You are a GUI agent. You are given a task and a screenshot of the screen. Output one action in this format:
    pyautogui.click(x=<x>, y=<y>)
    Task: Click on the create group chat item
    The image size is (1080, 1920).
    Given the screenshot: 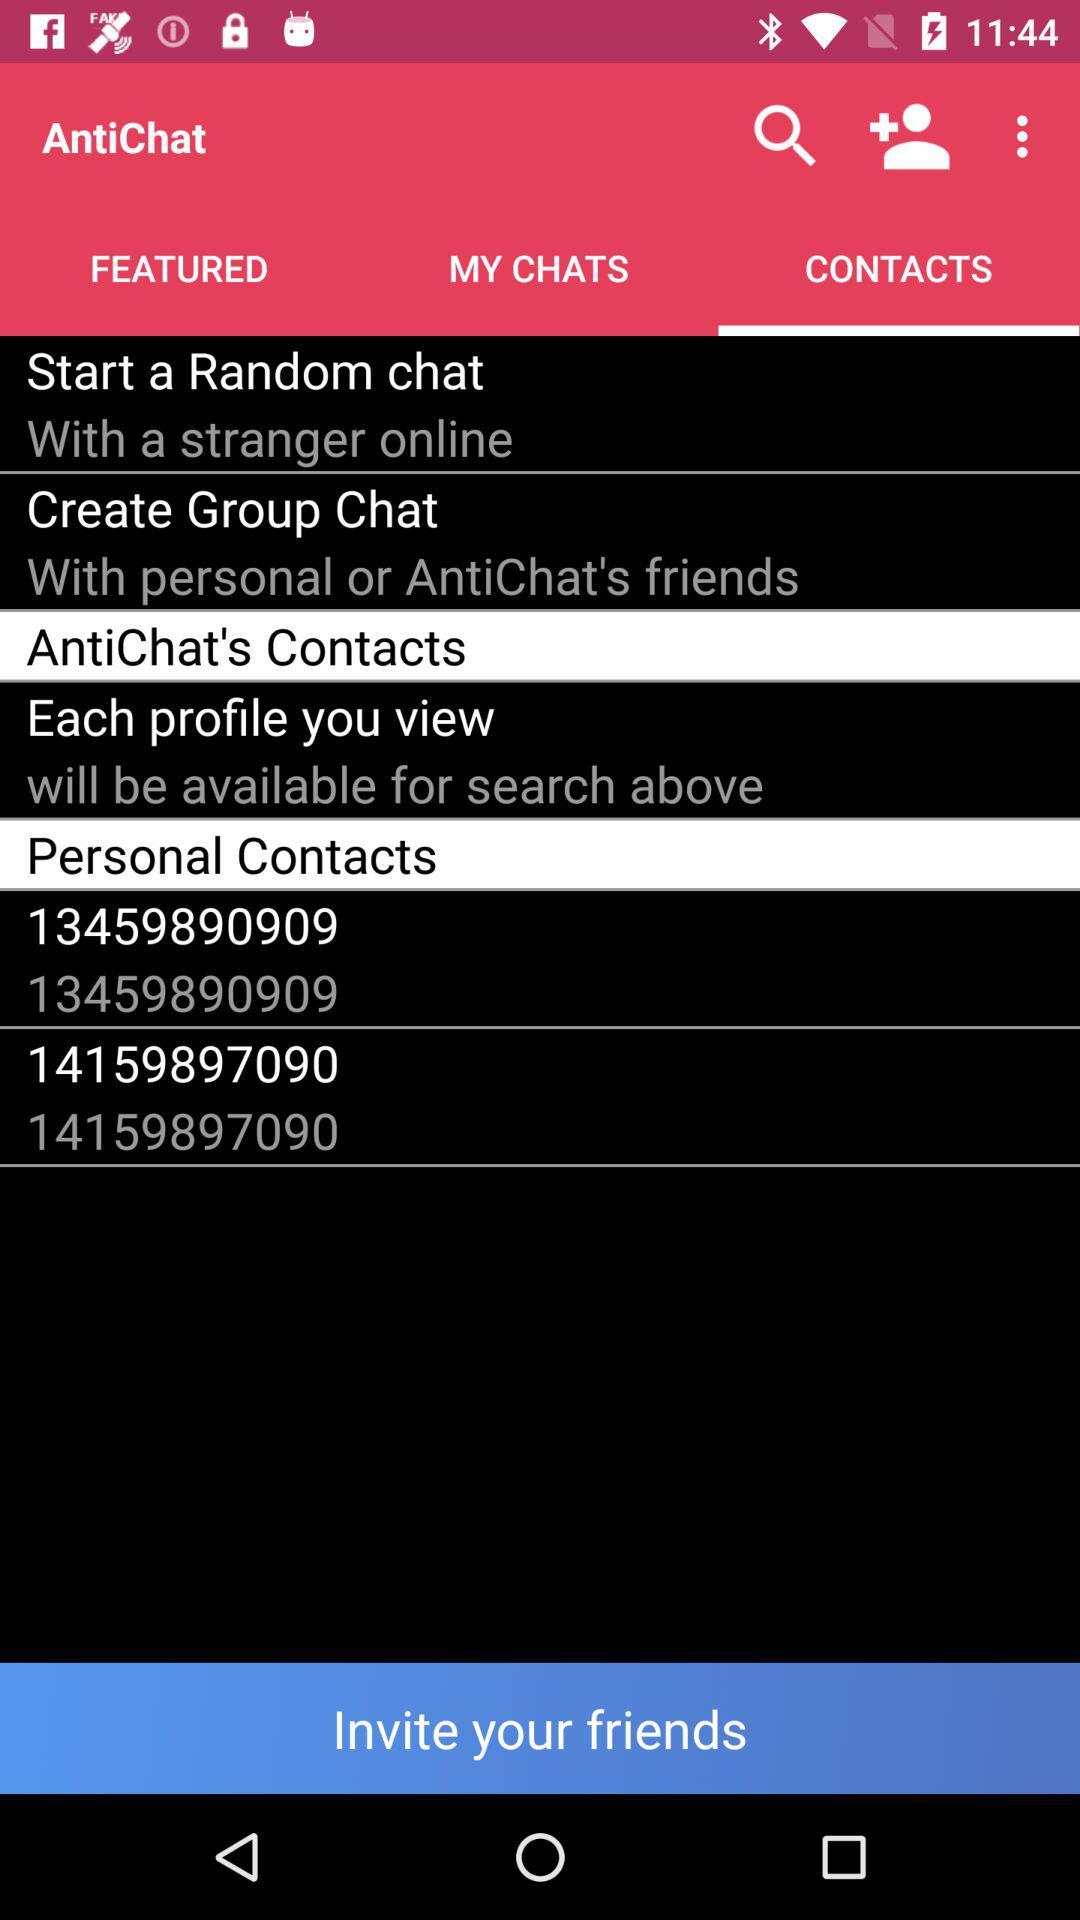 What is the action you would take?
    pyautogui.click(x=231, y=507)
    